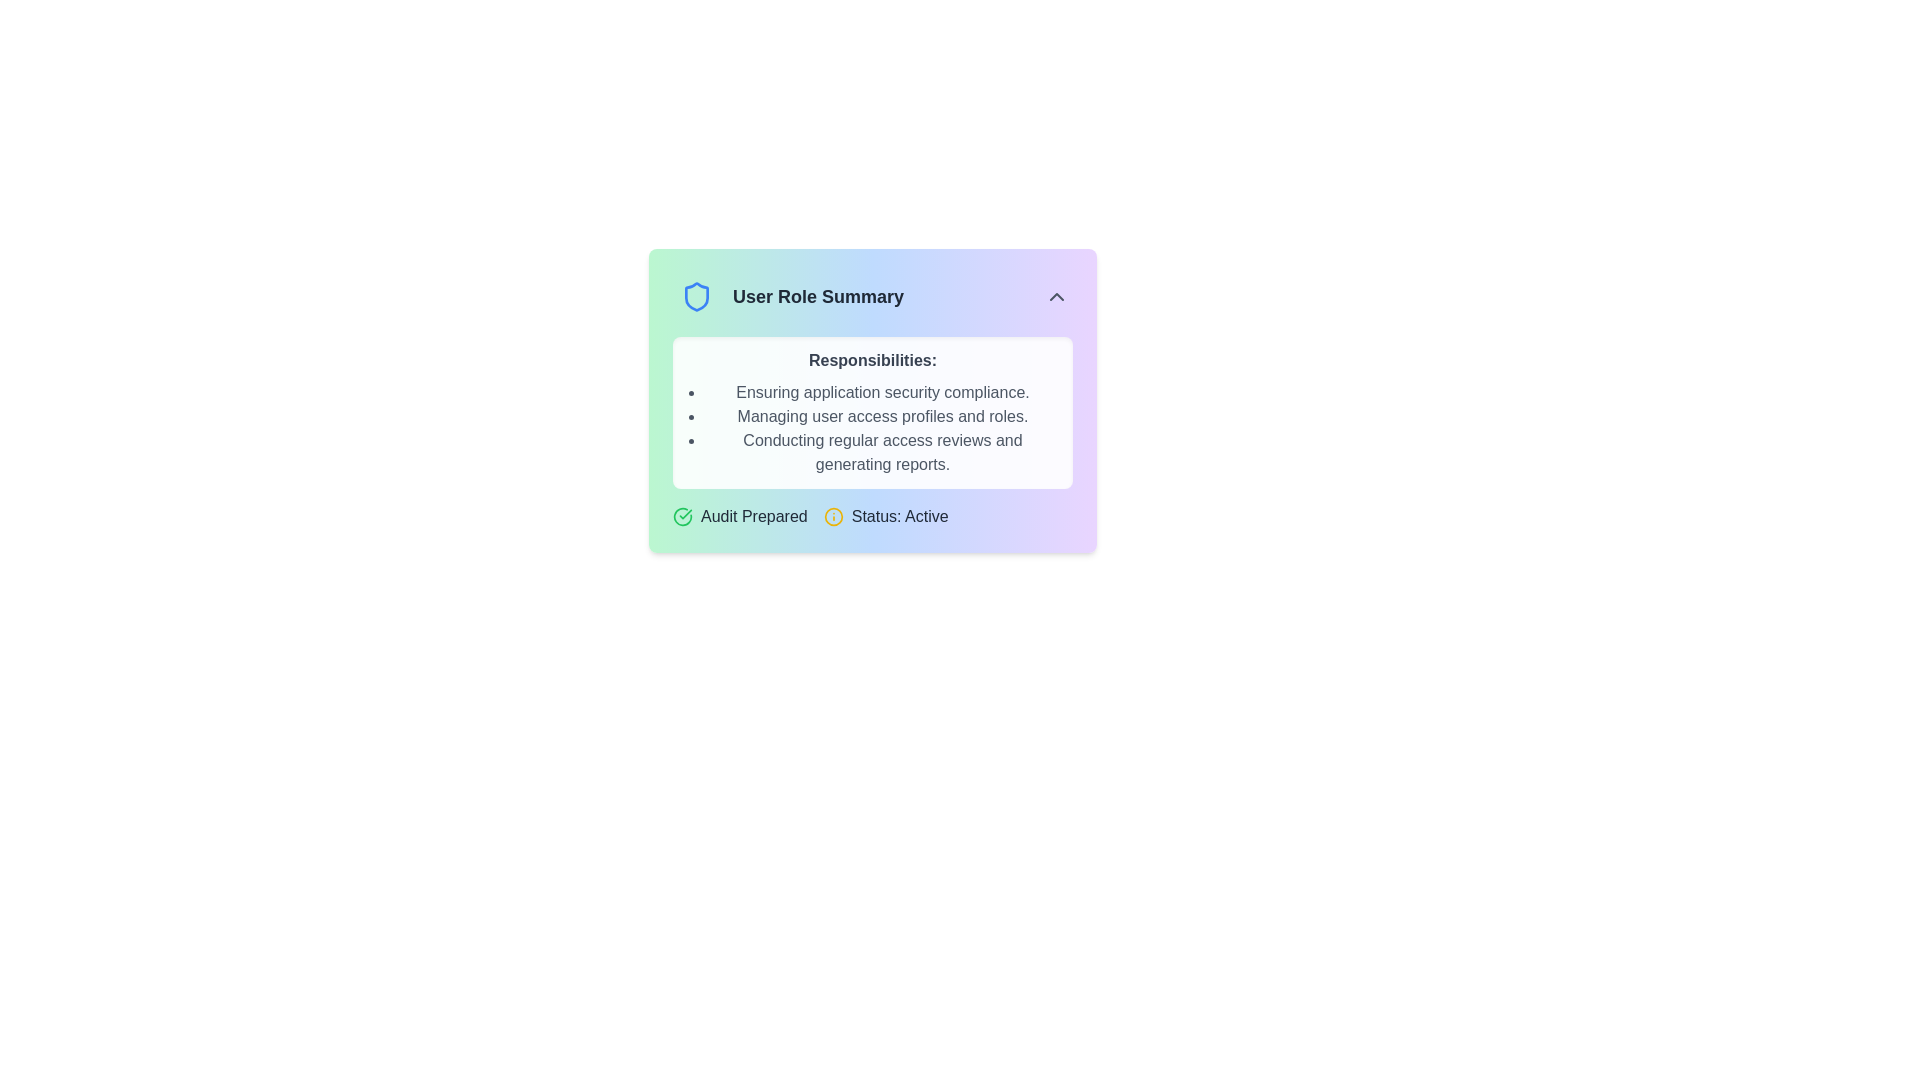 This screenshot has width=1920, height=1080. I want to click on the circular green icon with a checkmark indicating a successful state, located at the leftmost side of the group containing the 'Audit Prepared' text, so click(682, 515).